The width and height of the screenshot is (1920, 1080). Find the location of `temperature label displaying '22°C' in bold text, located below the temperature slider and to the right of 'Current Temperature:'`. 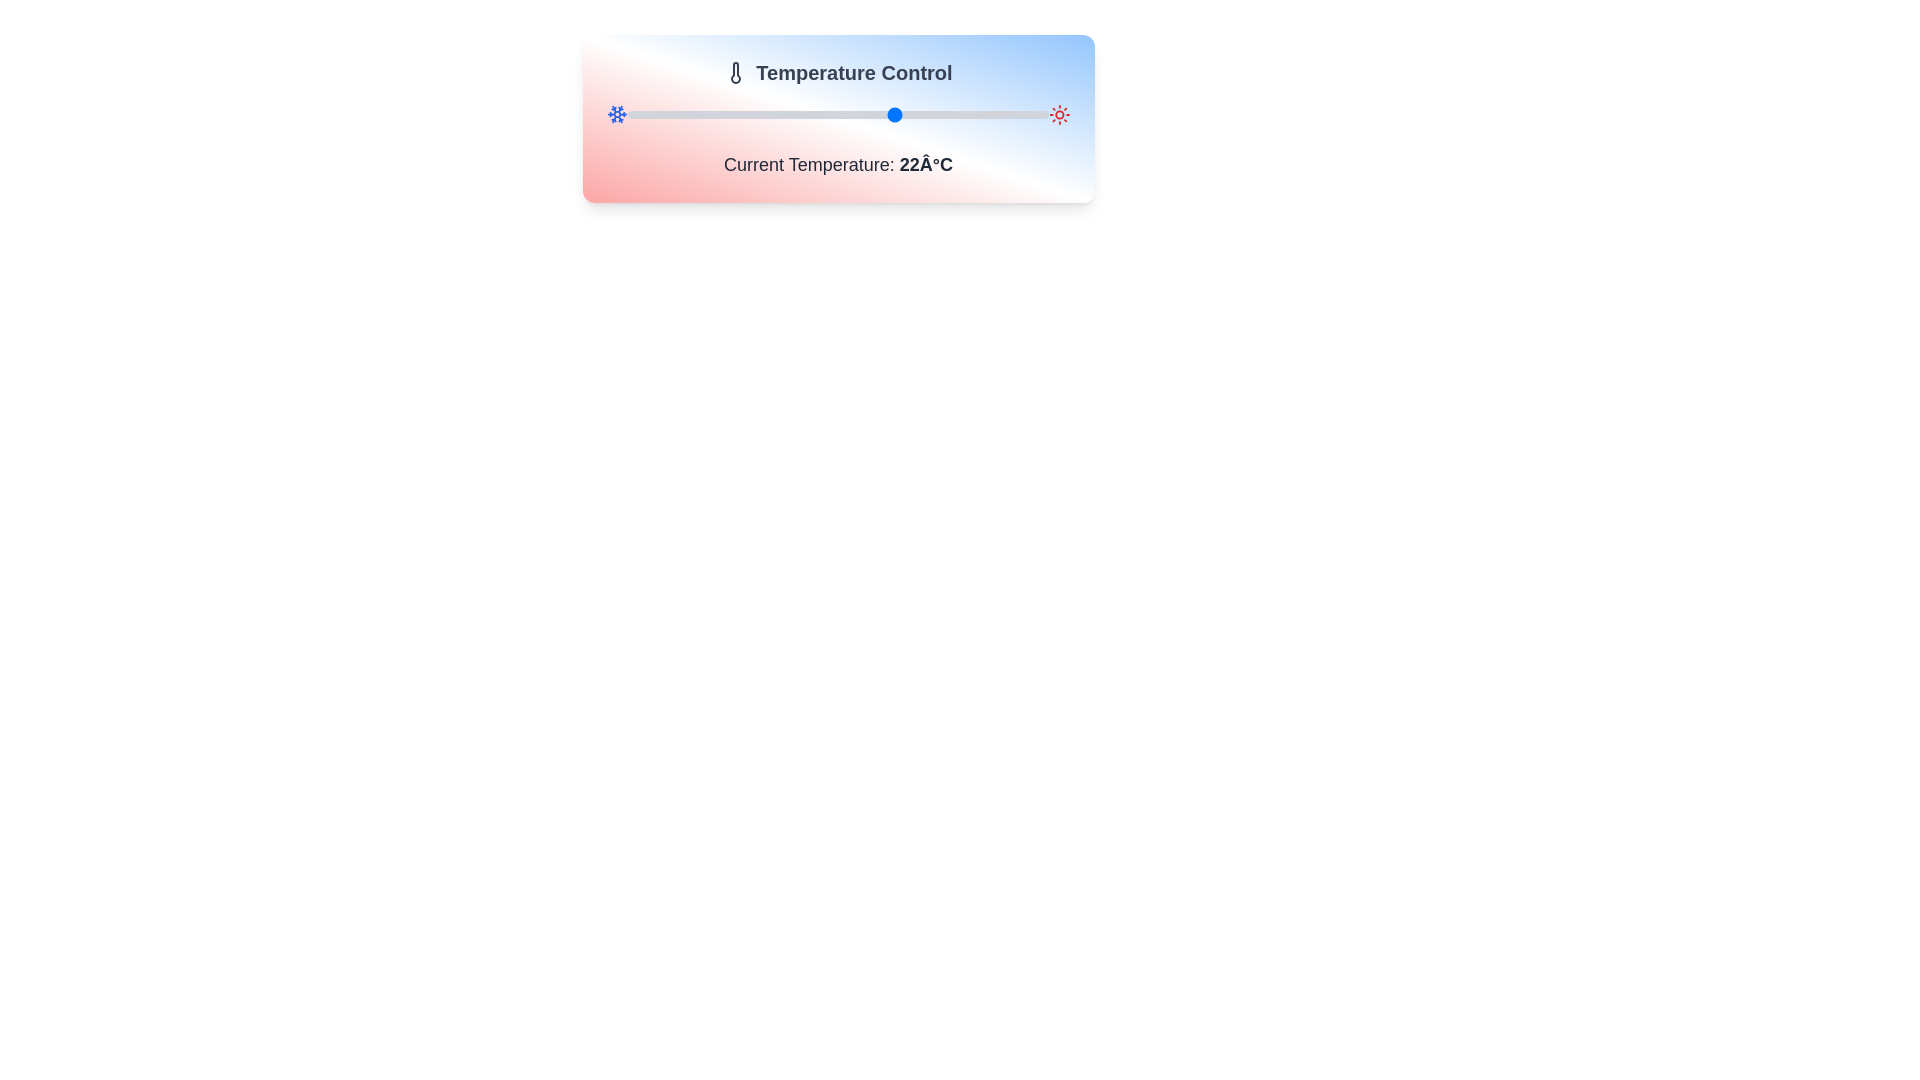

temperature label displaying '22°C' in bold text, located below the temperature slider and to the right of 'Current Temperature:' is located at coordinates (925, 164).